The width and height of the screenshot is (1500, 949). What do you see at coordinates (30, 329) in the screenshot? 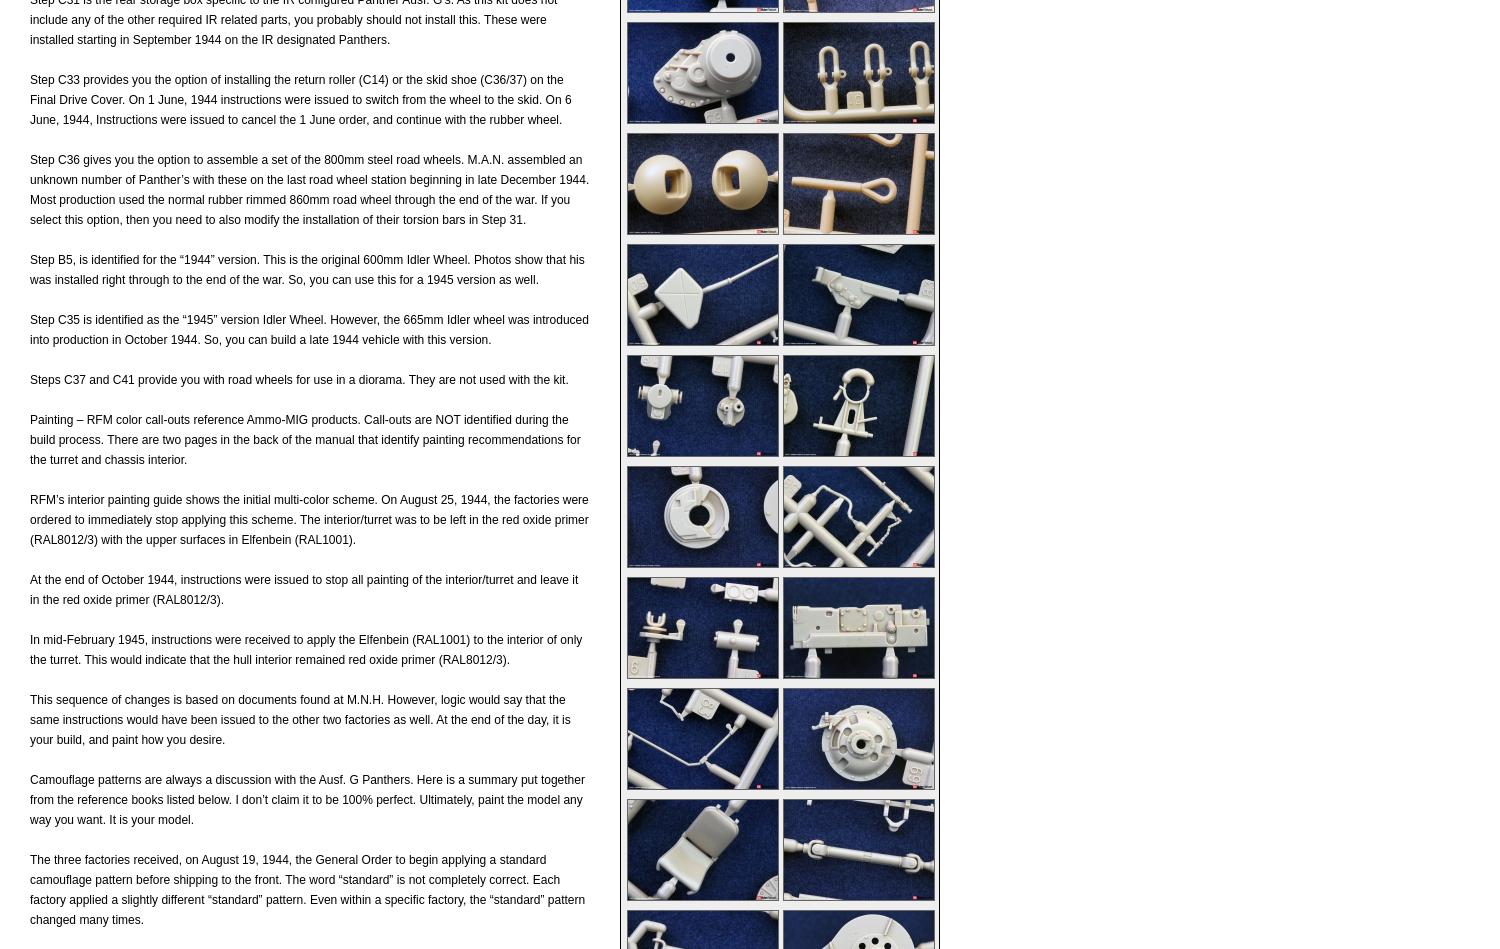
I see `'Step C35 is identified as the “1945” version Idler Wheel. However, the 665mm Idler wheel was introduced into production in October 1944. So, you can build a late 1944 vehicle with this version.'` at bounding box center [30, 329].